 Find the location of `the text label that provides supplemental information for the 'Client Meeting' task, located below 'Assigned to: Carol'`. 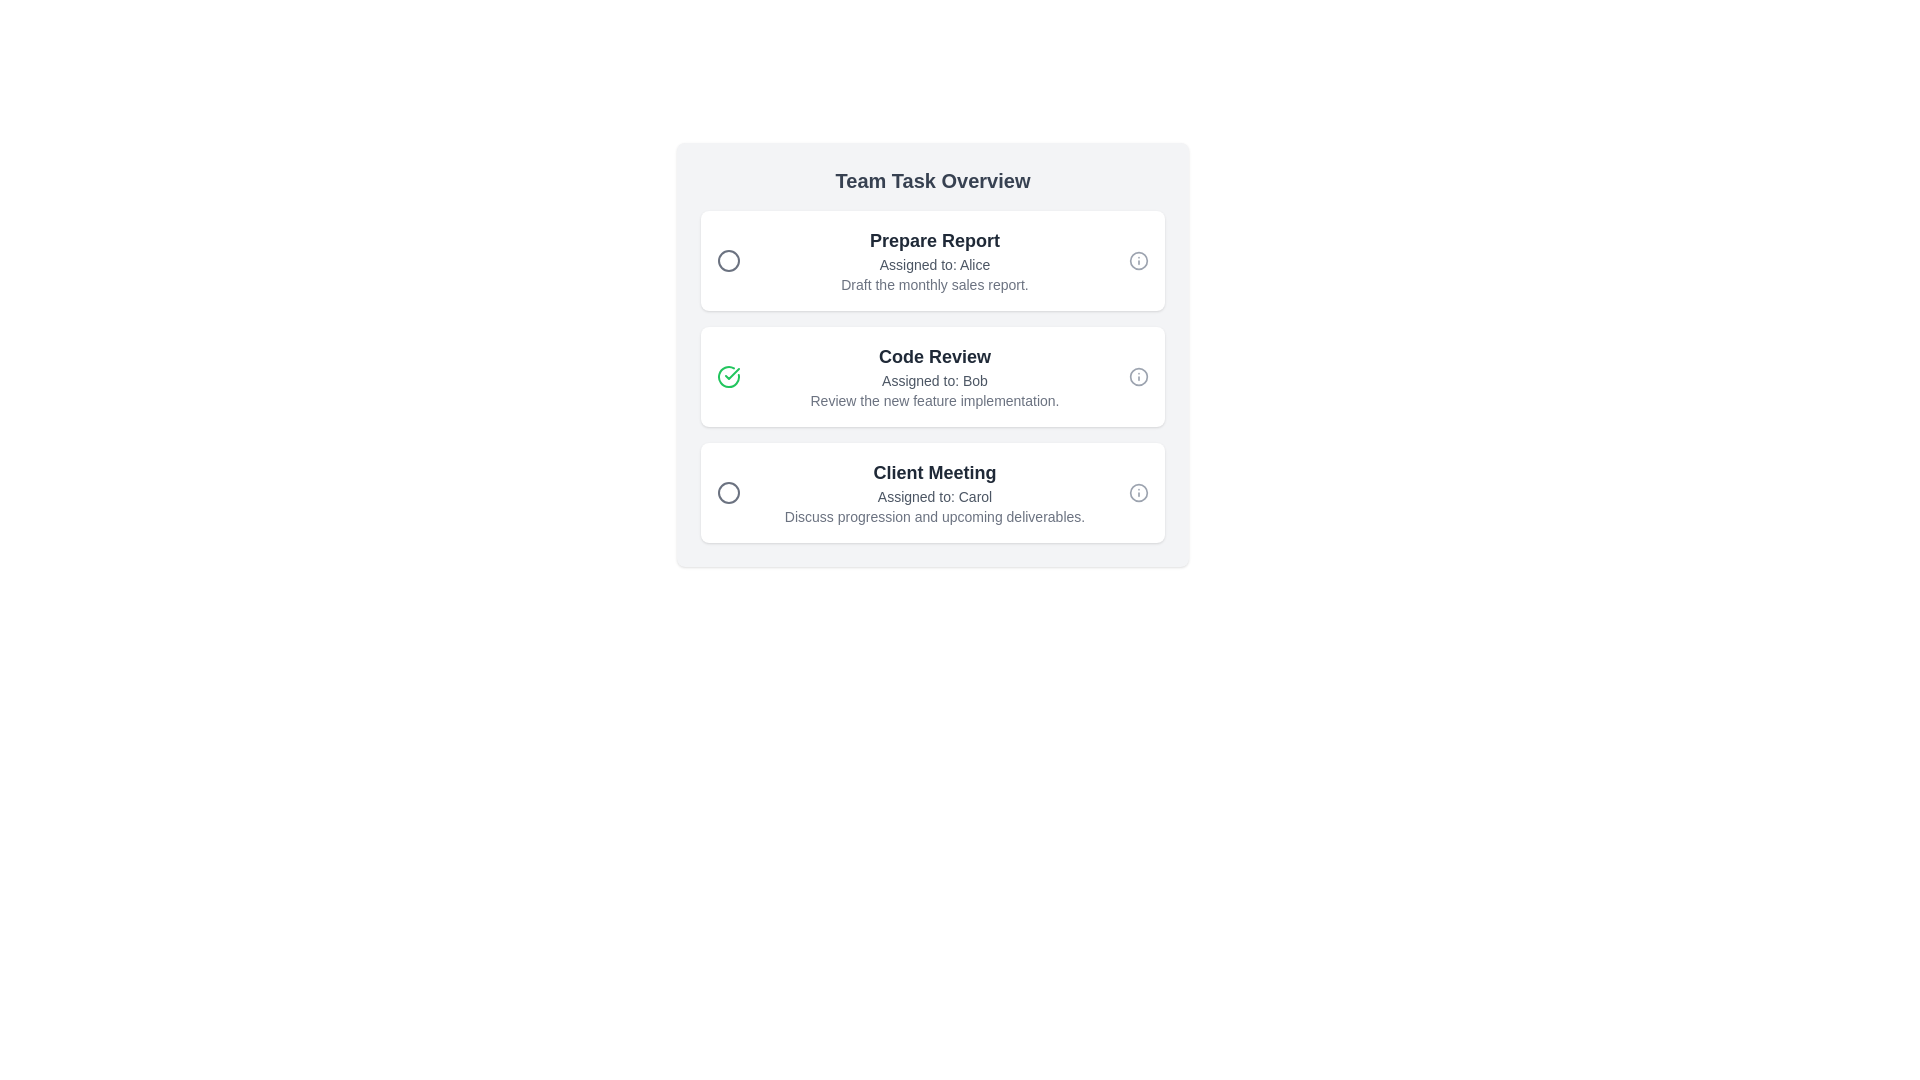

the text label that provides supplemental information for the 'Client Meeting' task, located below 'Assigned to: Carol' is located at coordinates (934, 515).